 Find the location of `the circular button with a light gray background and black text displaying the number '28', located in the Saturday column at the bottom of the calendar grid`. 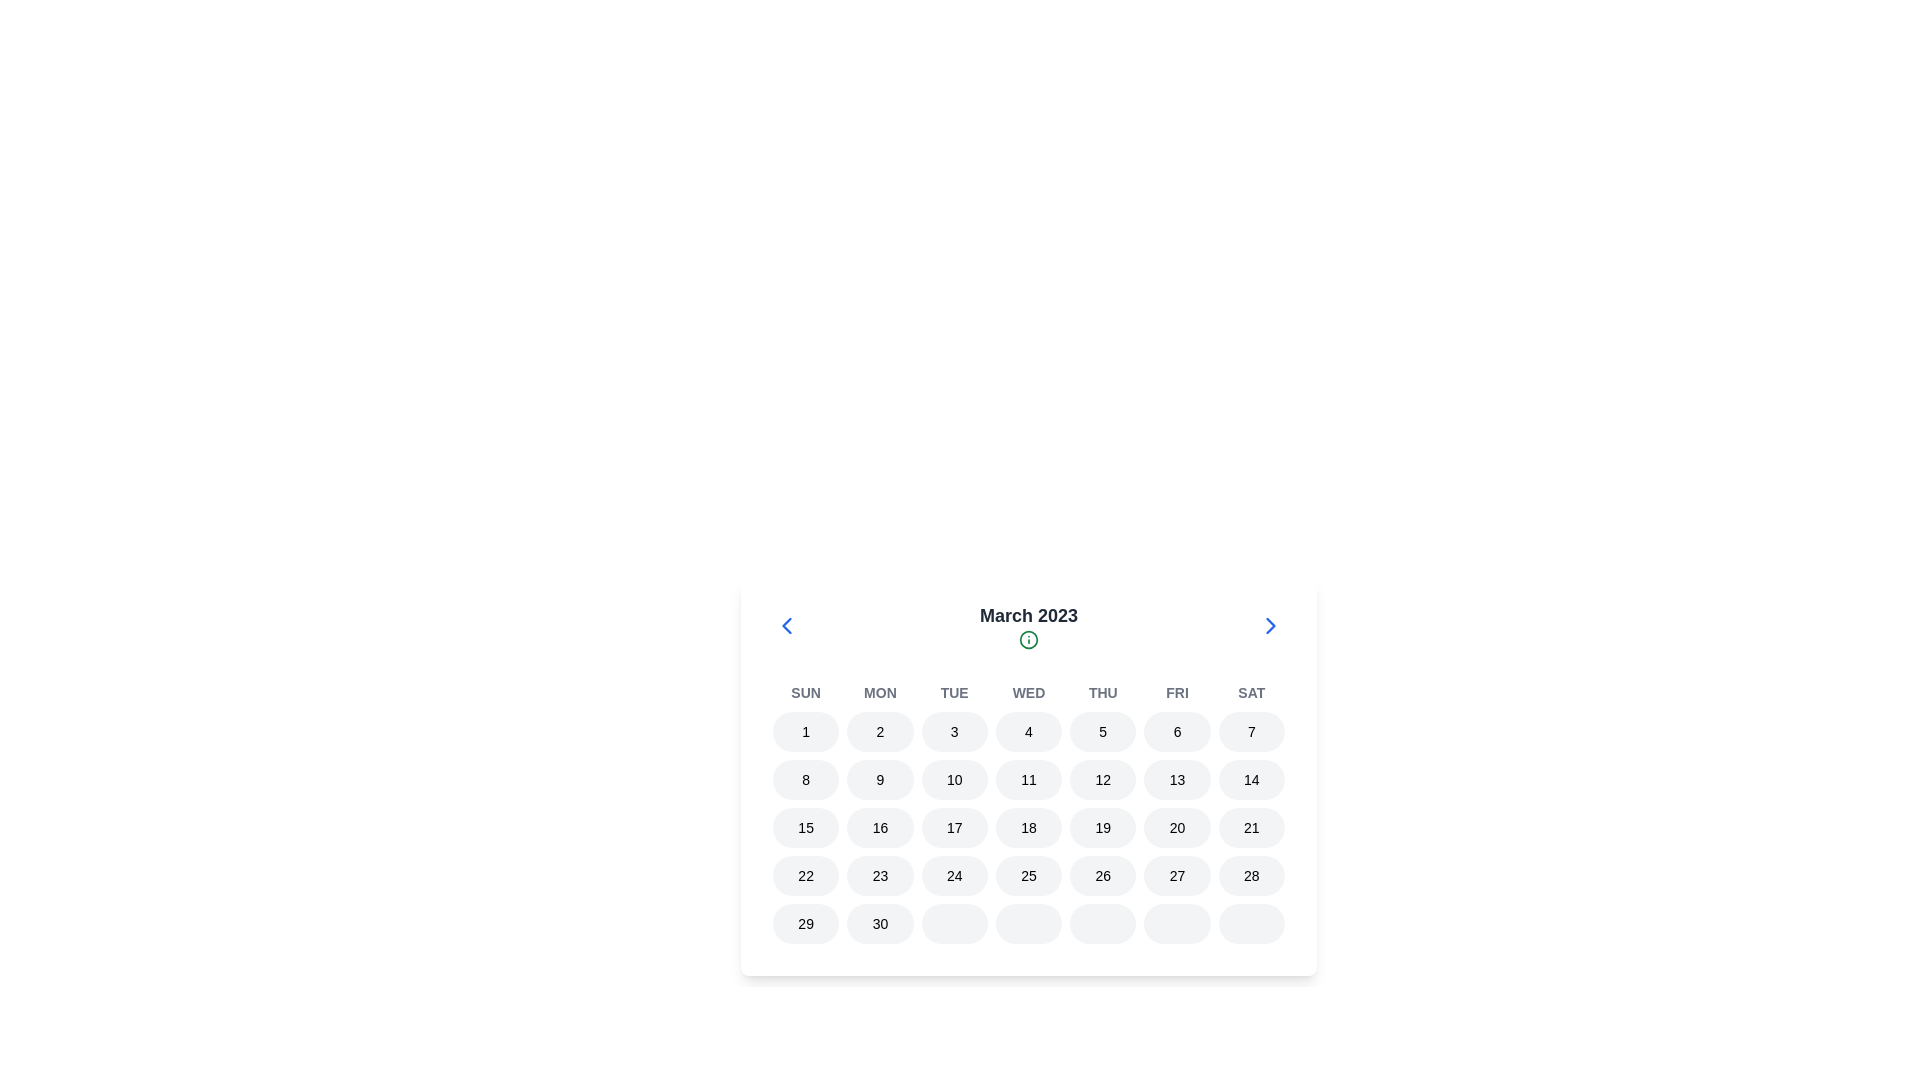

the circular button with a light gray background and black text displaying the number '28', located in the Saturday column at the bottom of the calendar grid is located at coordinates (1250, 874).